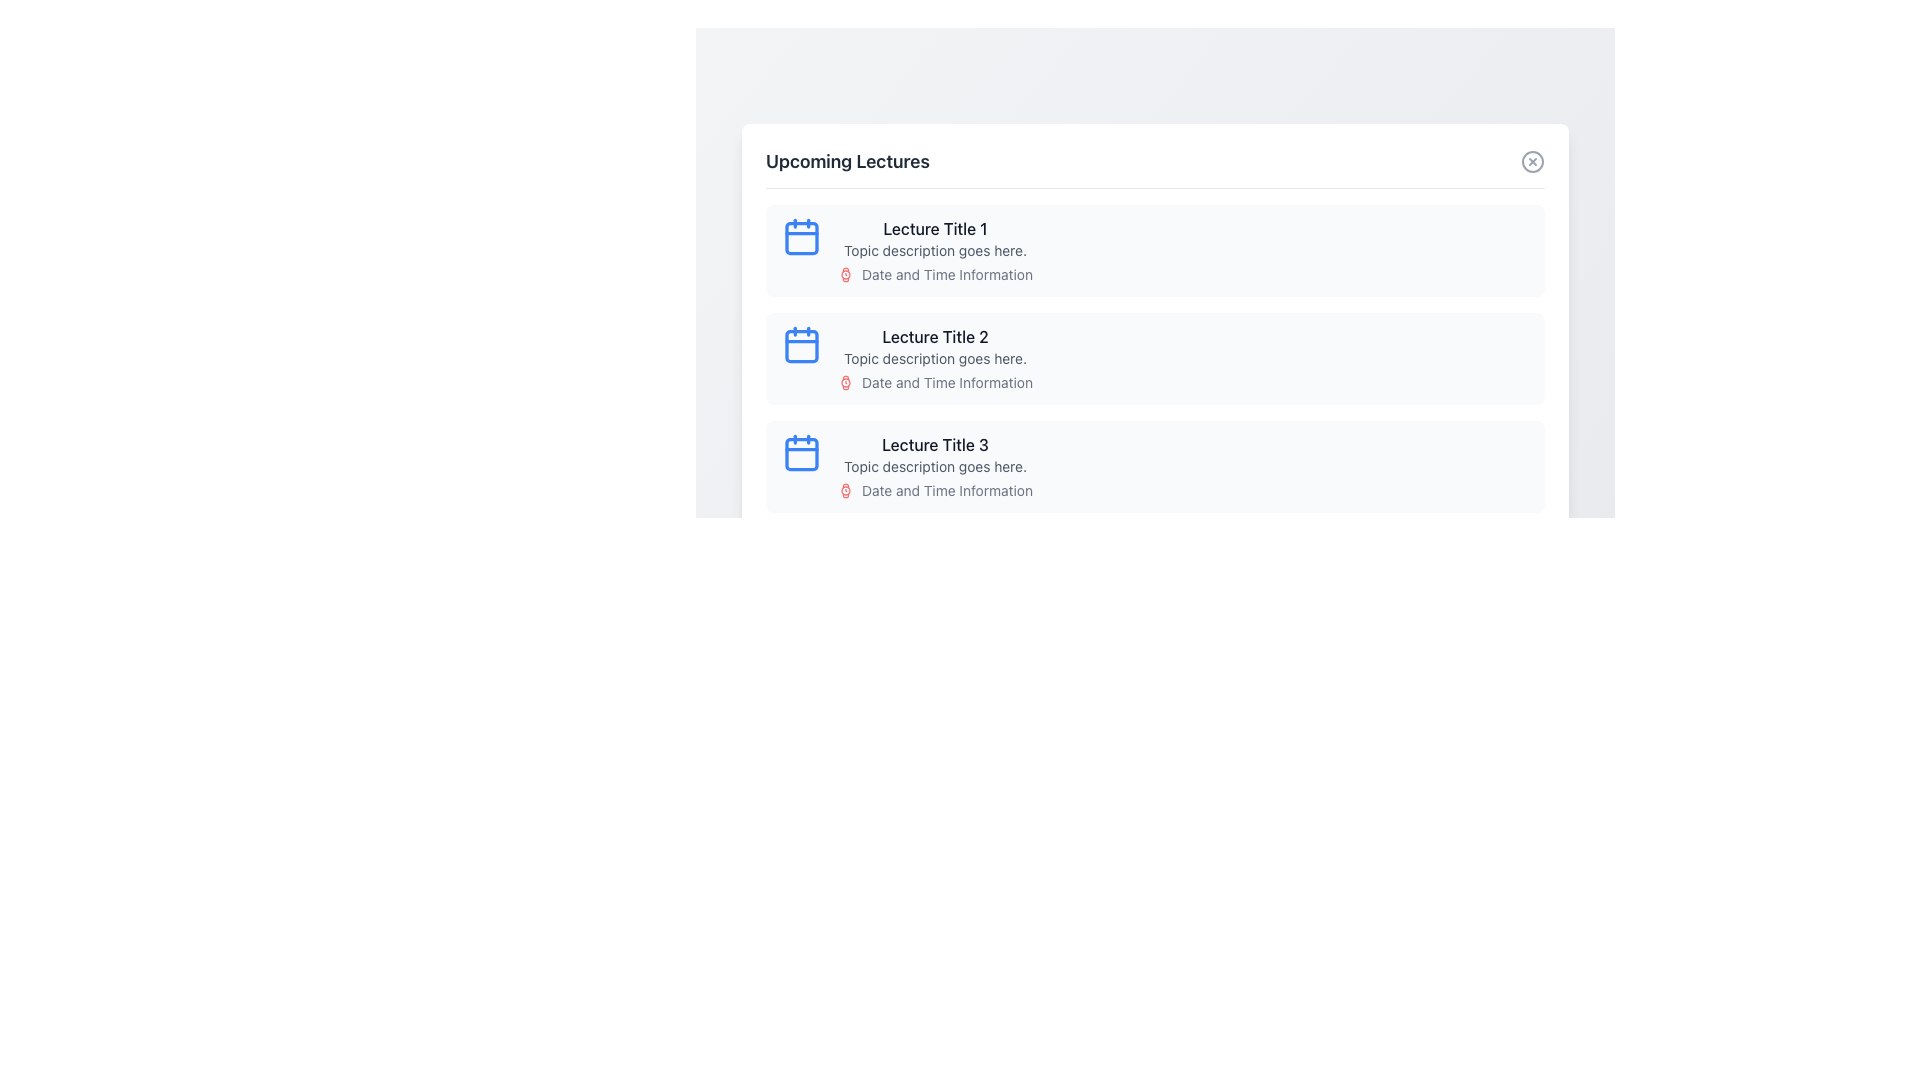 The image size is (1920, 1080). What do you see at coordinates (801, 454) in the screenshot?
I see `the blank white square inside the third calendar icon for 'Lecture Title 3', which has a blue border and is located at the center of the calendar icon` at bounding box center [801, 454].